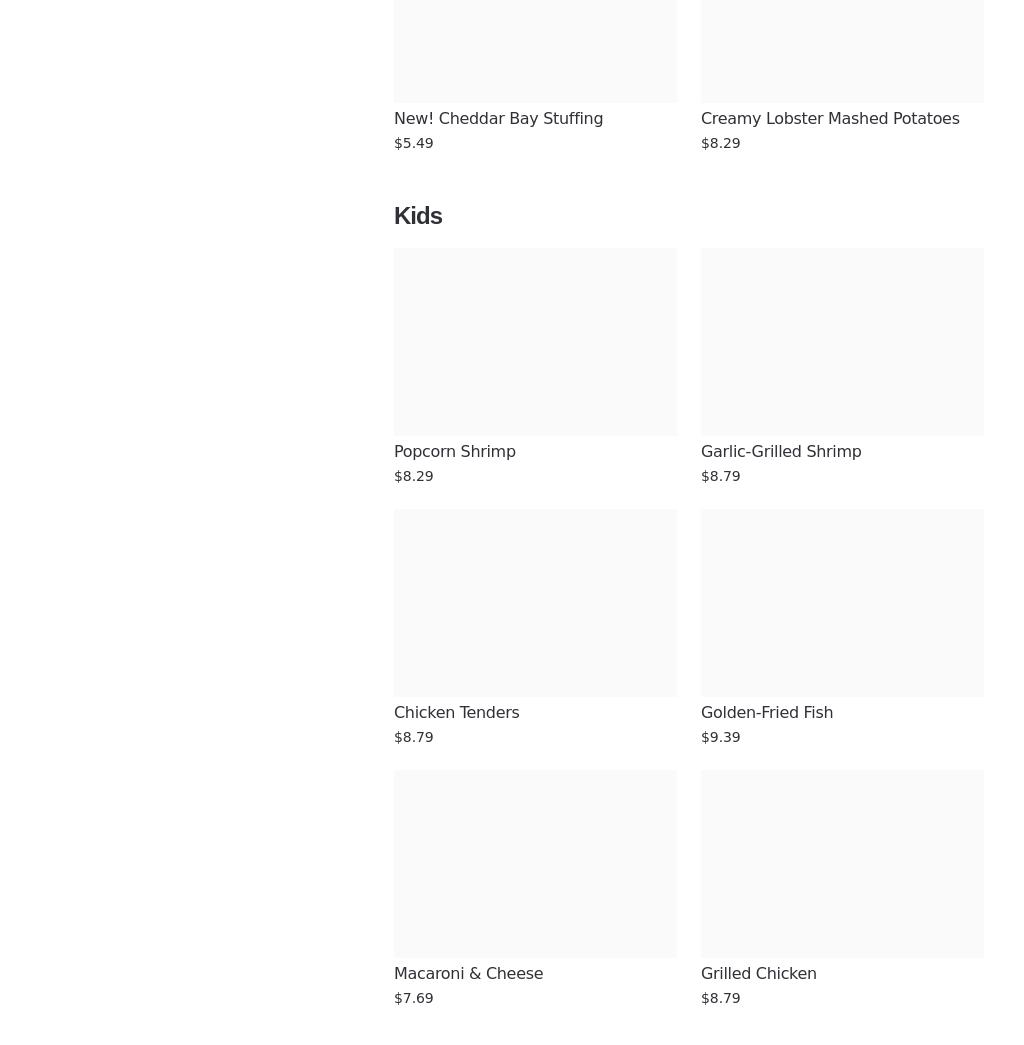 The image size is (1024, 1045). Describe the element at coordinates (454, 451) in the screenshot. I see `'Popcorn Shrimp'` at that location.